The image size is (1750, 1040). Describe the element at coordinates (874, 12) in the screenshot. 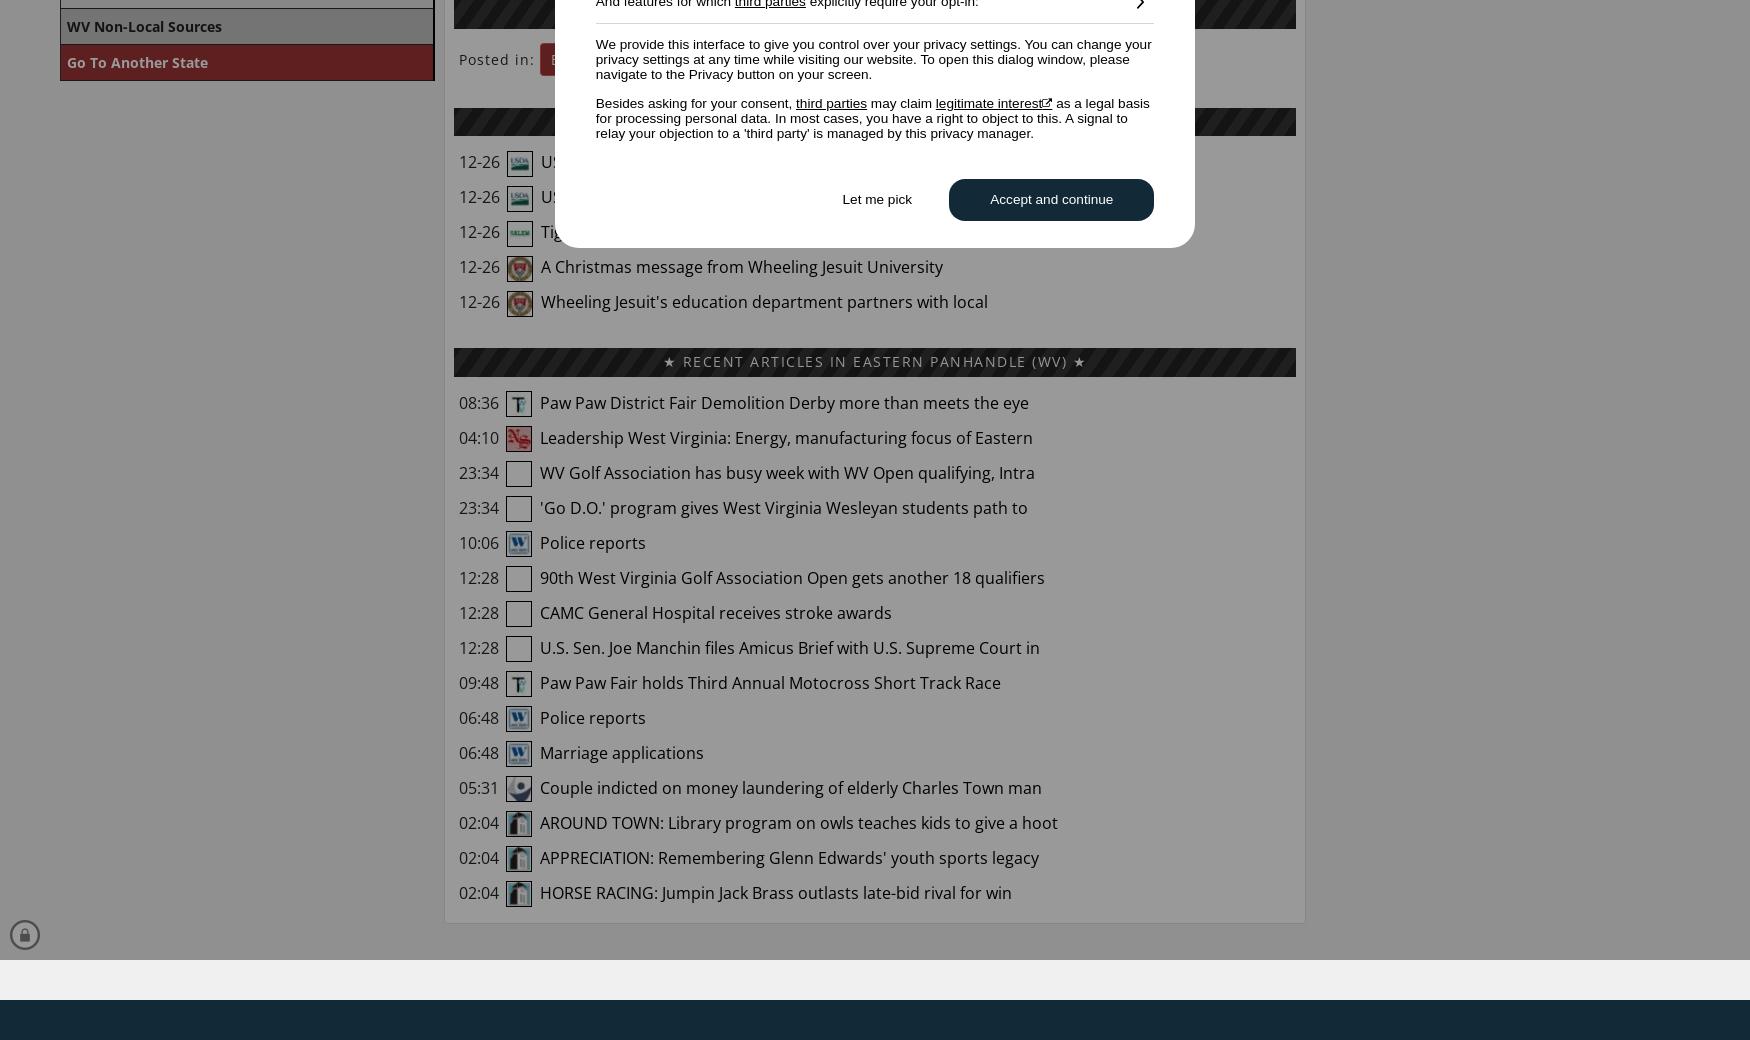

I see `'★ FURTHER REFERENCES ★'` at that location.